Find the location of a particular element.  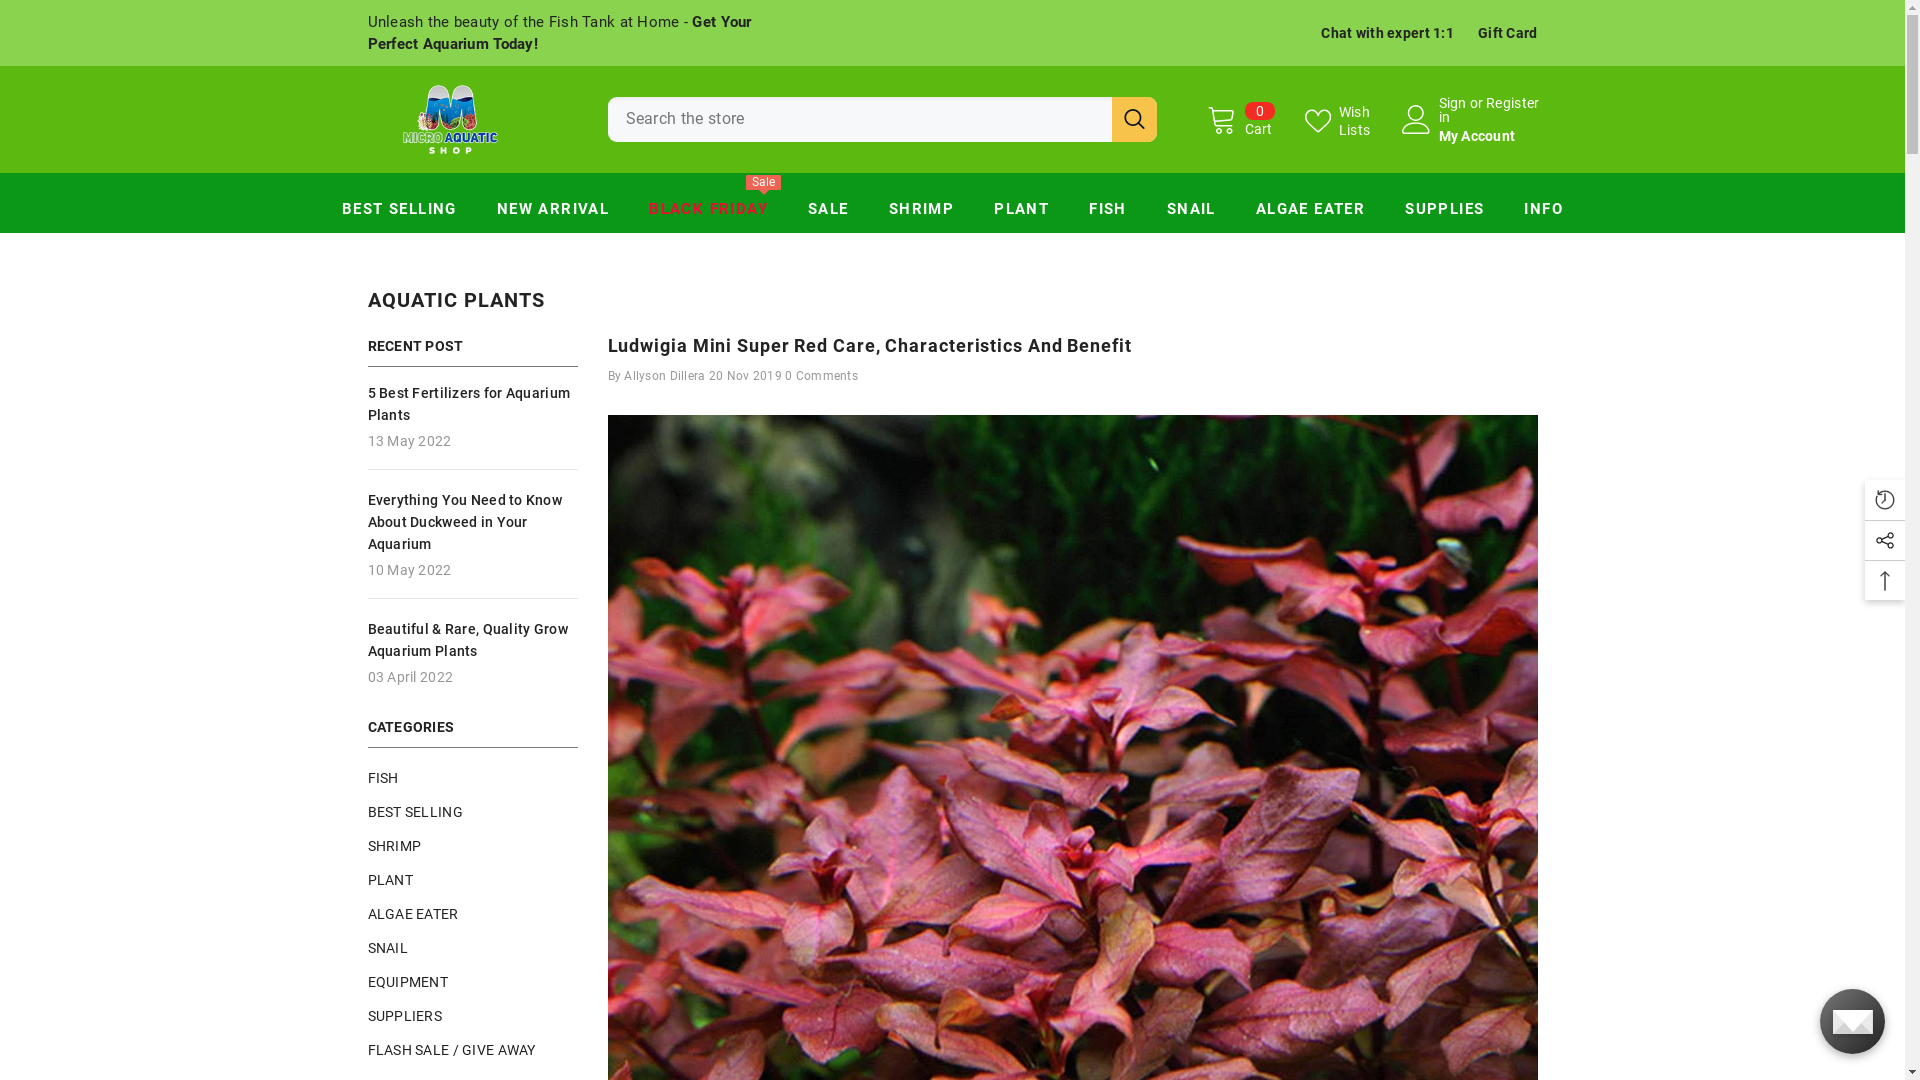

'Get Your Perfect Aquarium Today!' is located at coordinates (560, 33).